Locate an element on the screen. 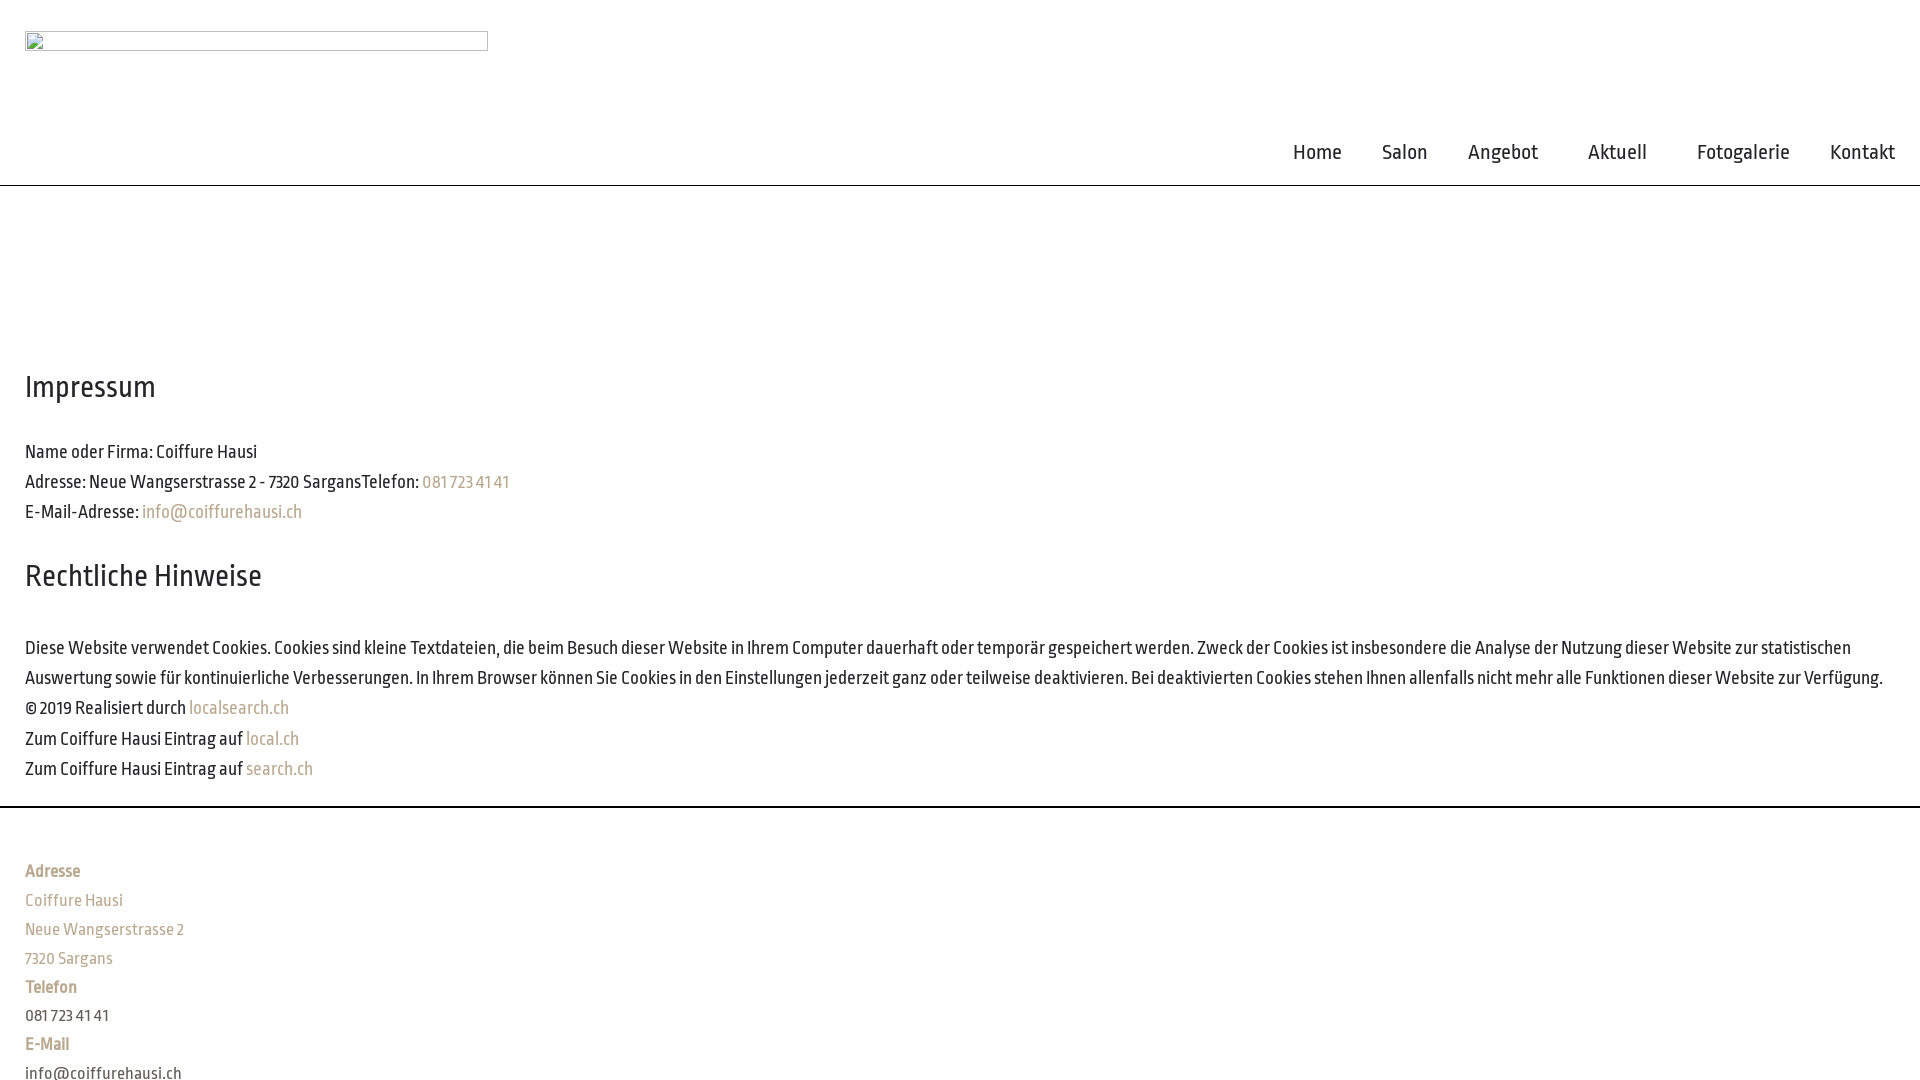 This screenshot has width=1920, height=1080. '081 723 41 41' is located at coordinates (464, 482).